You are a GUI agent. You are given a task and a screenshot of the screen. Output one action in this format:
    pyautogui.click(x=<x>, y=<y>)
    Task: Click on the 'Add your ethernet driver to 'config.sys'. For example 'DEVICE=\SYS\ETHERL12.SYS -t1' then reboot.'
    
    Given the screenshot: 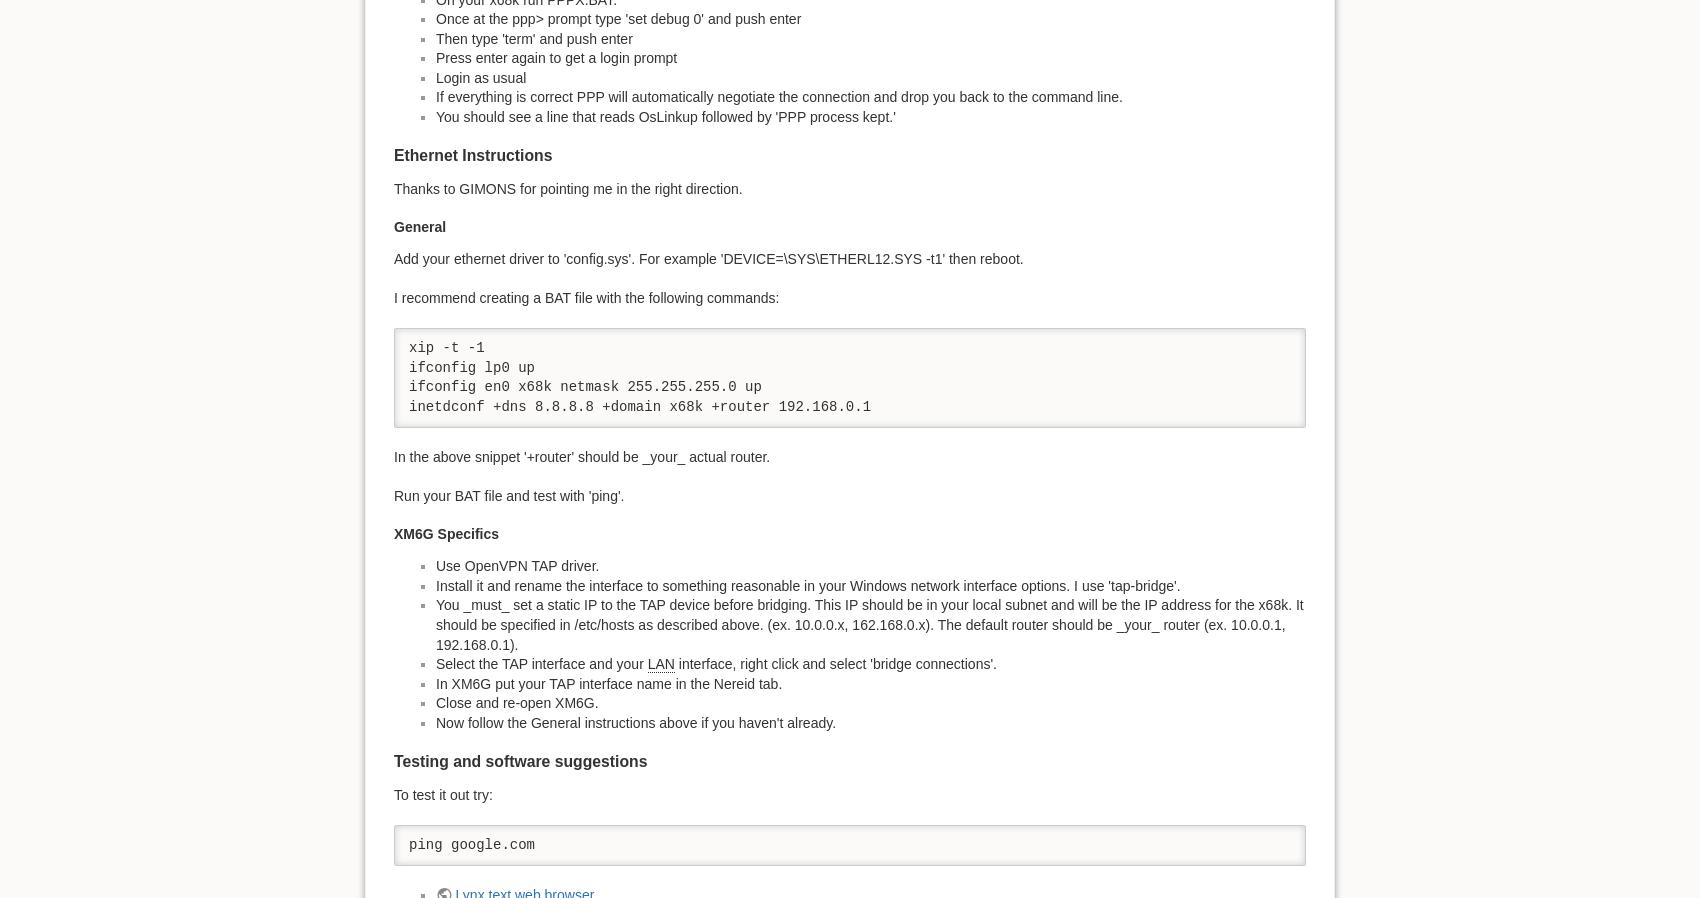 What is the action you would take?
    pyautogui.click(x=393, y=258)
    